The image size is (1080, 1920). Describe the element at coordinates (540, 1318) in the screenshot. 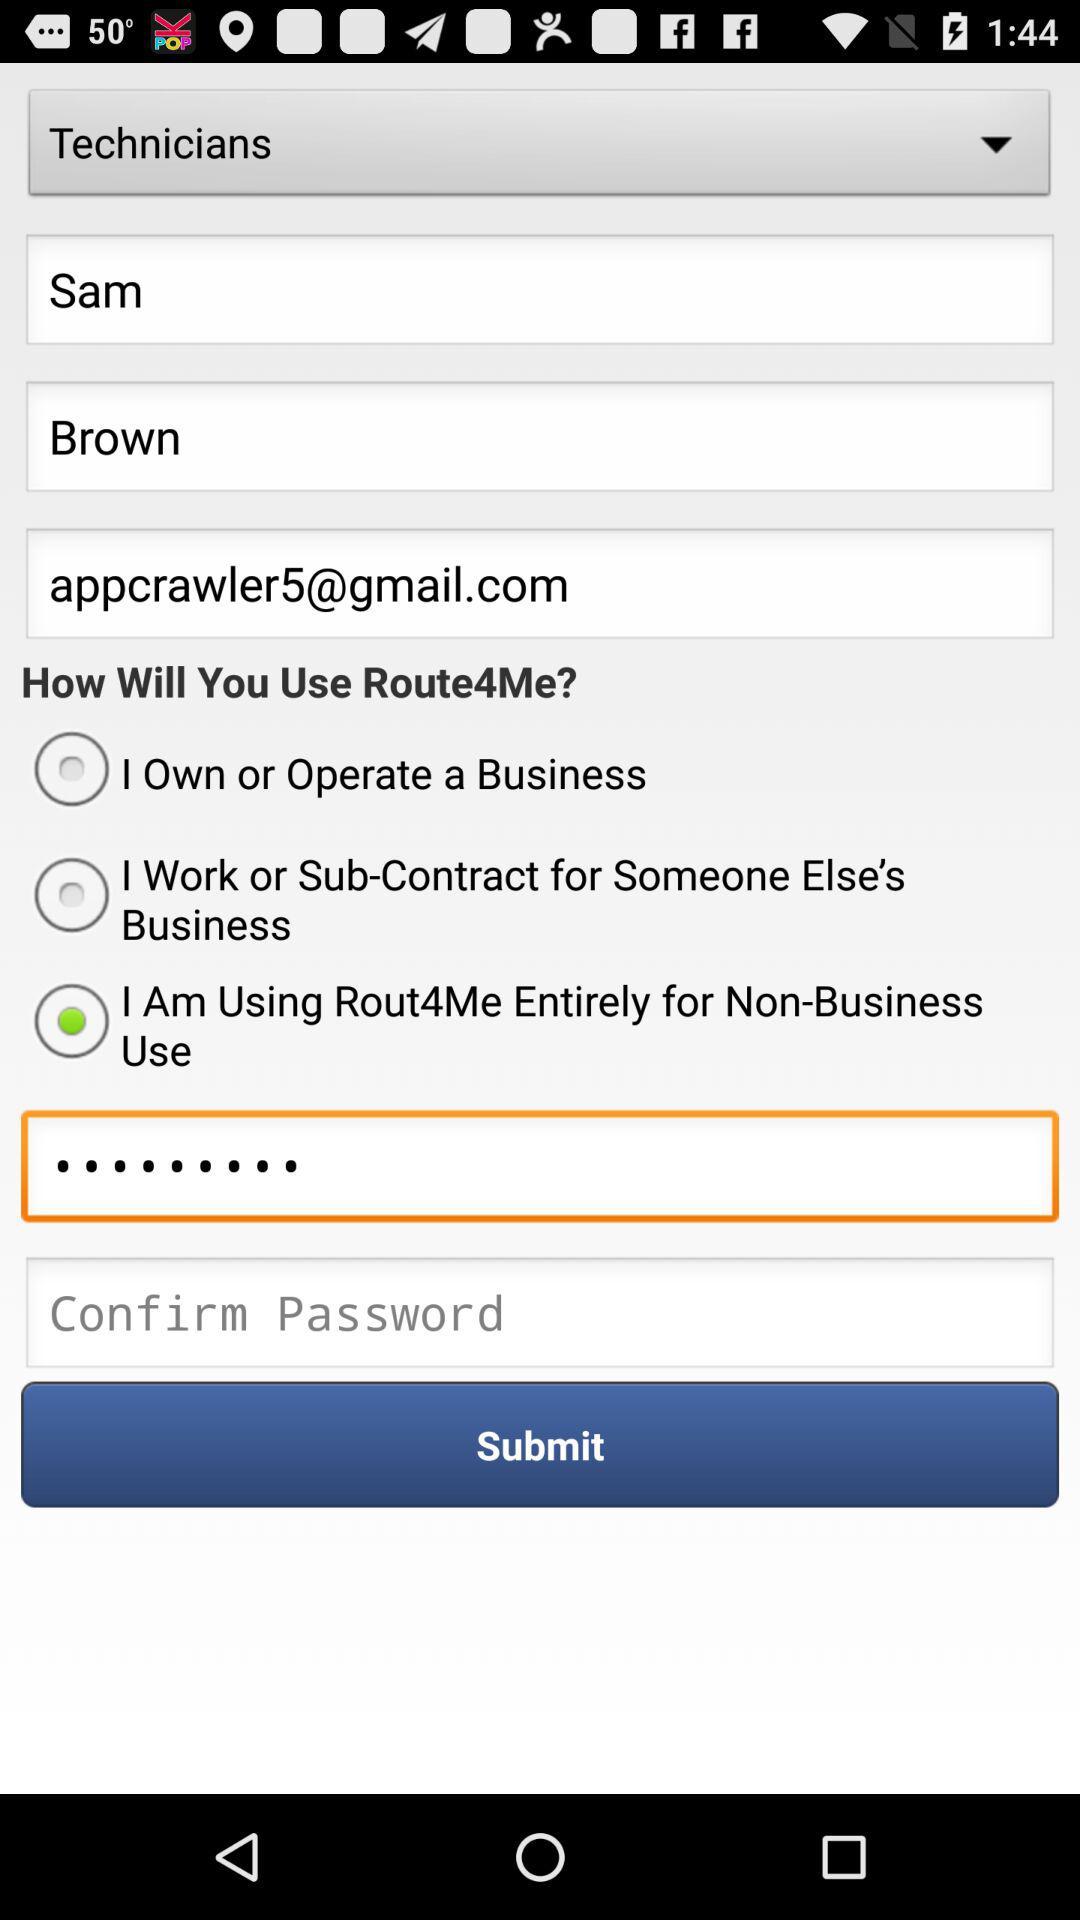

I see `ender the password box` at that location.